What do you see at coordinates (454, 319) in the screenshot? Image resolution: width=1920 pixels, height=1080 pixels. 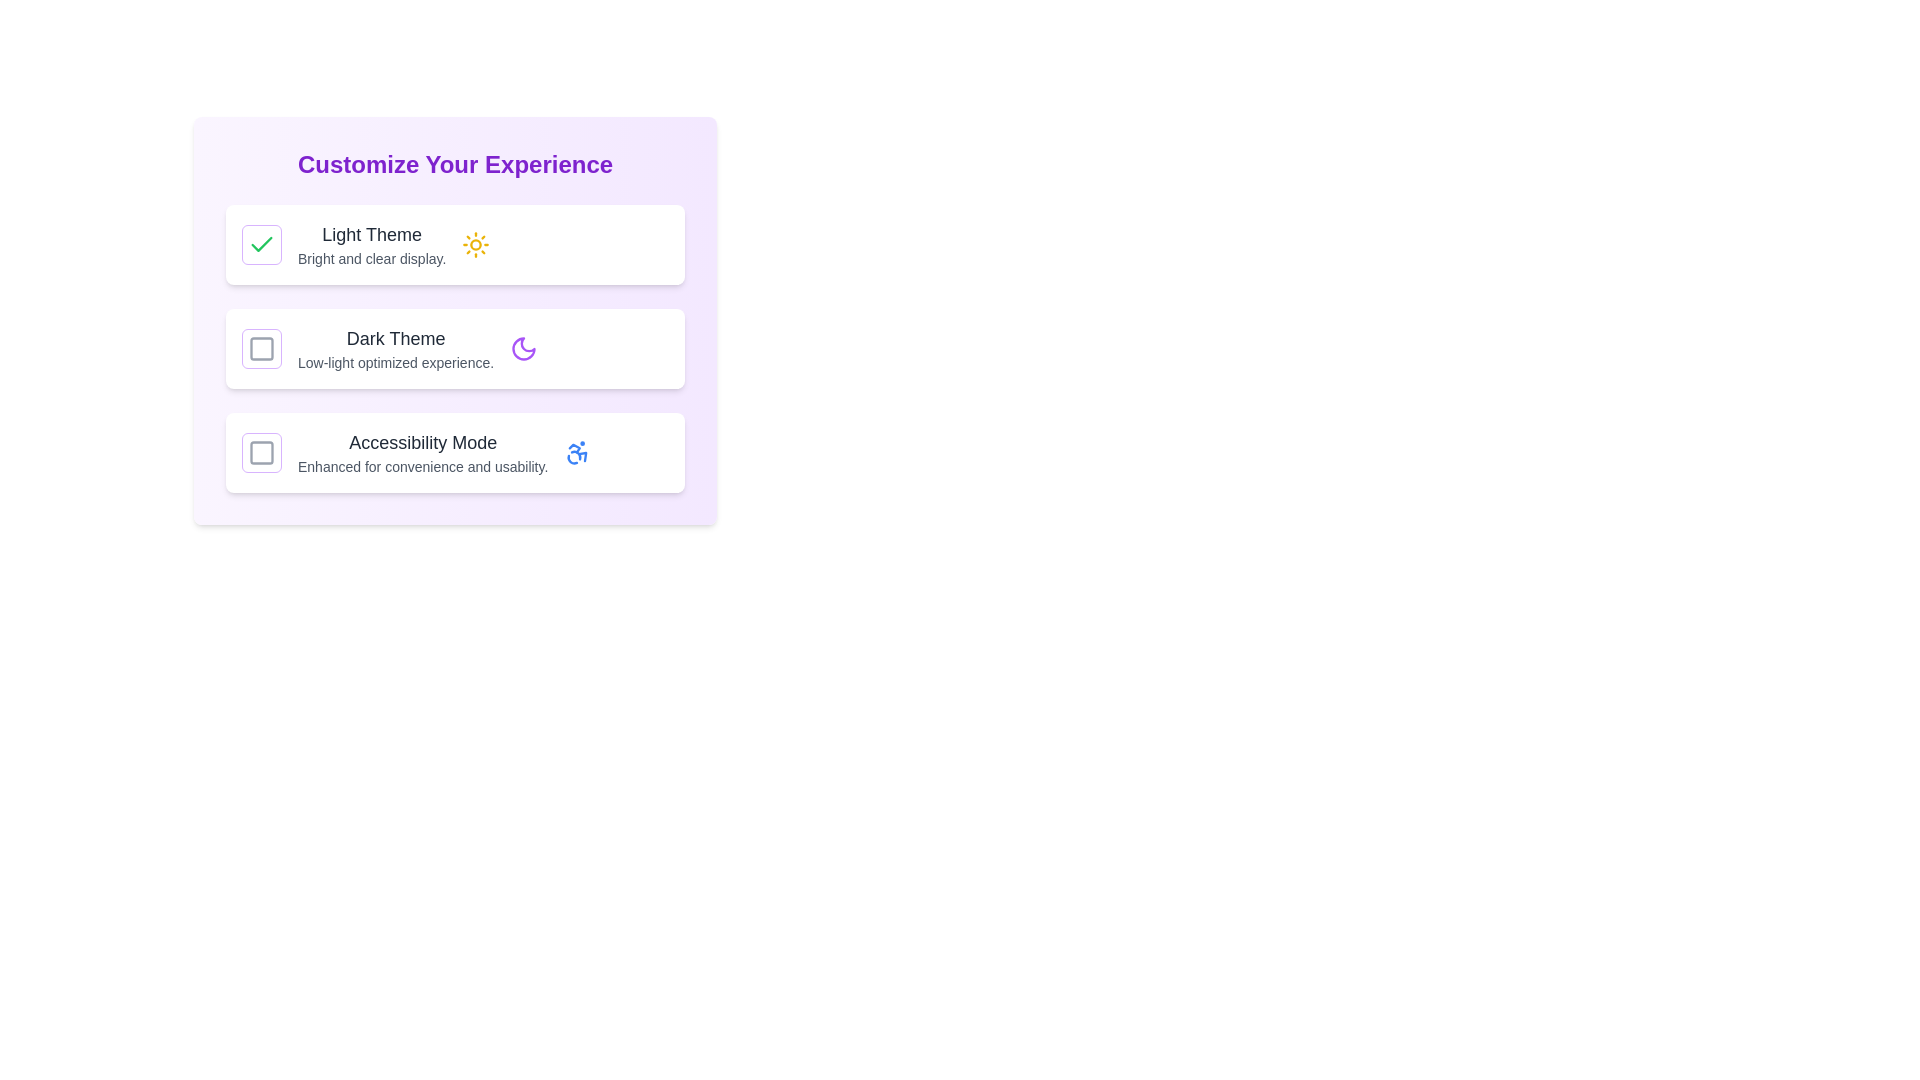 I see `the checkbox of the 'Dark Theme' selection item within the options list for keyboard selection` at bounding box center [454, 319].